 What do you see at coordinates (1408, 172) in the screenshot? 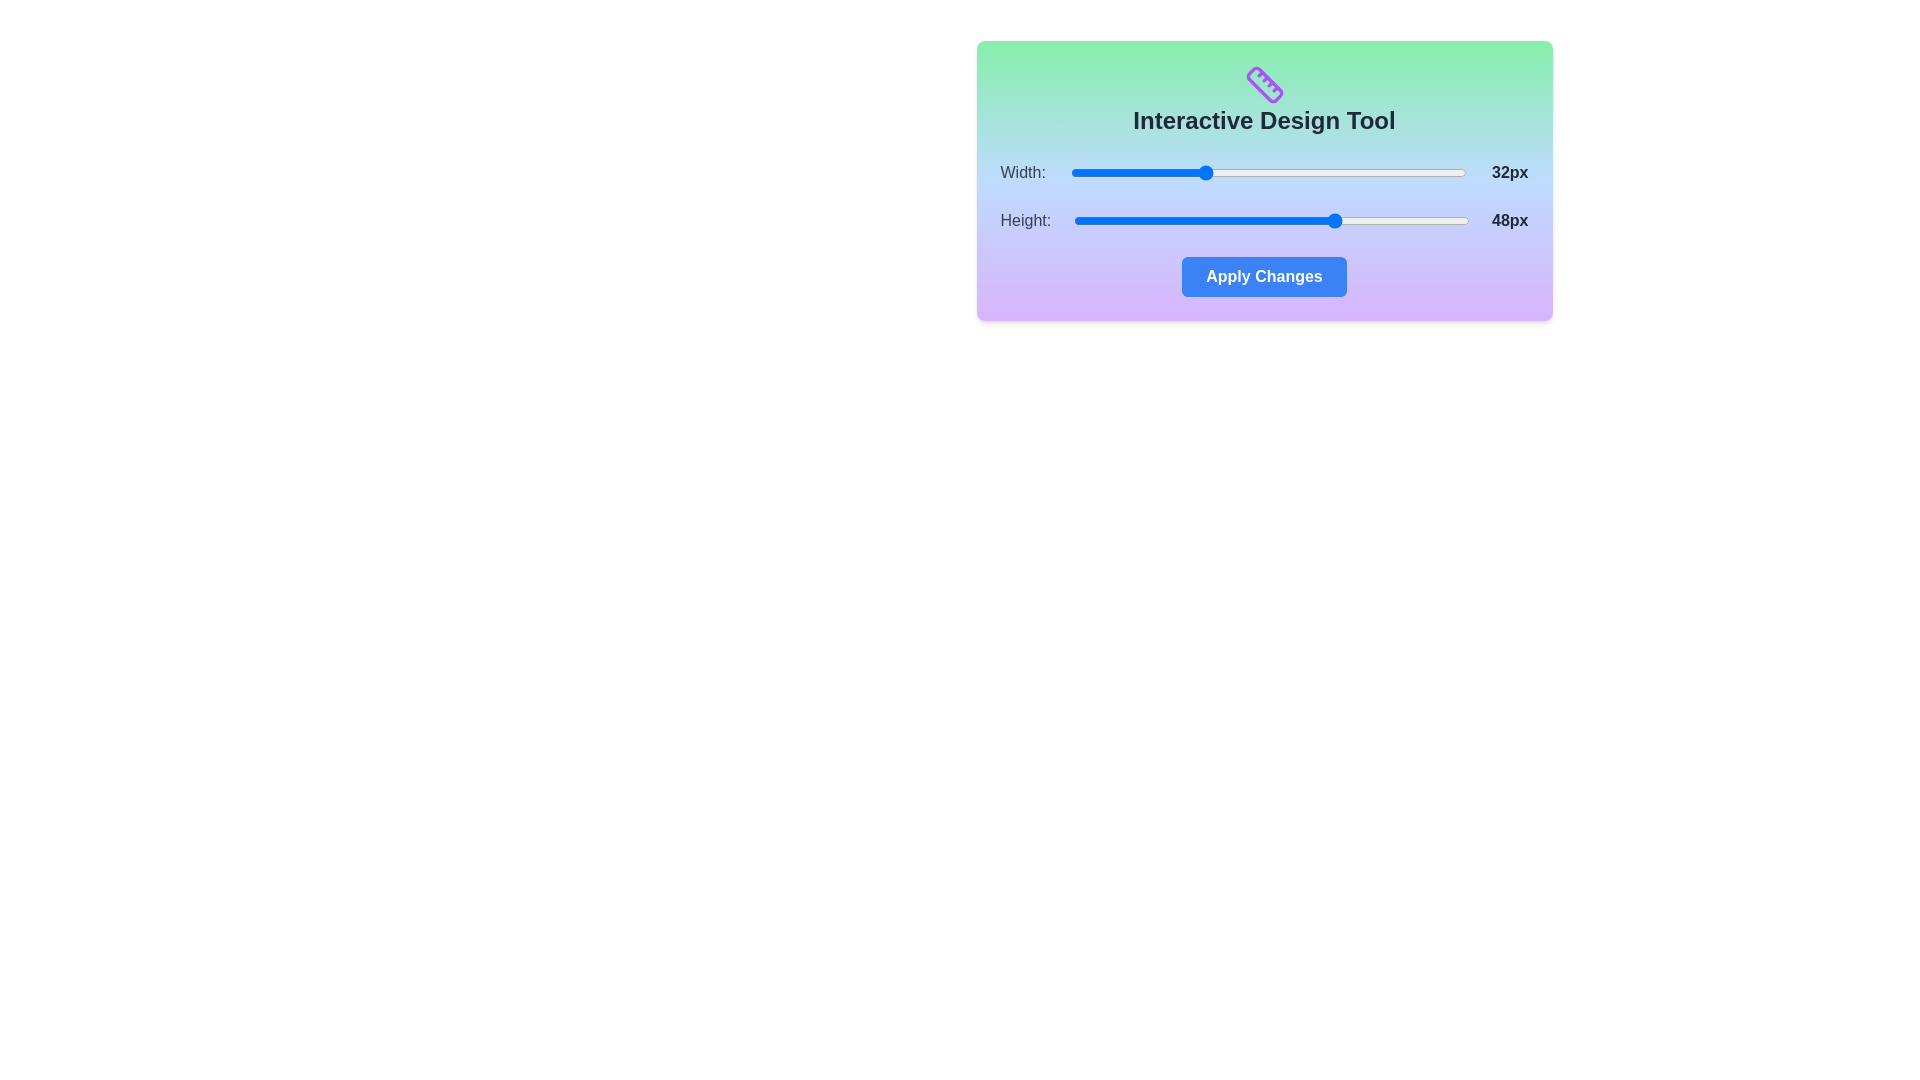
I see `the 'Width' slider to set its value to 57 within the range of 16 to 64` at bounding box center [1408, 172].